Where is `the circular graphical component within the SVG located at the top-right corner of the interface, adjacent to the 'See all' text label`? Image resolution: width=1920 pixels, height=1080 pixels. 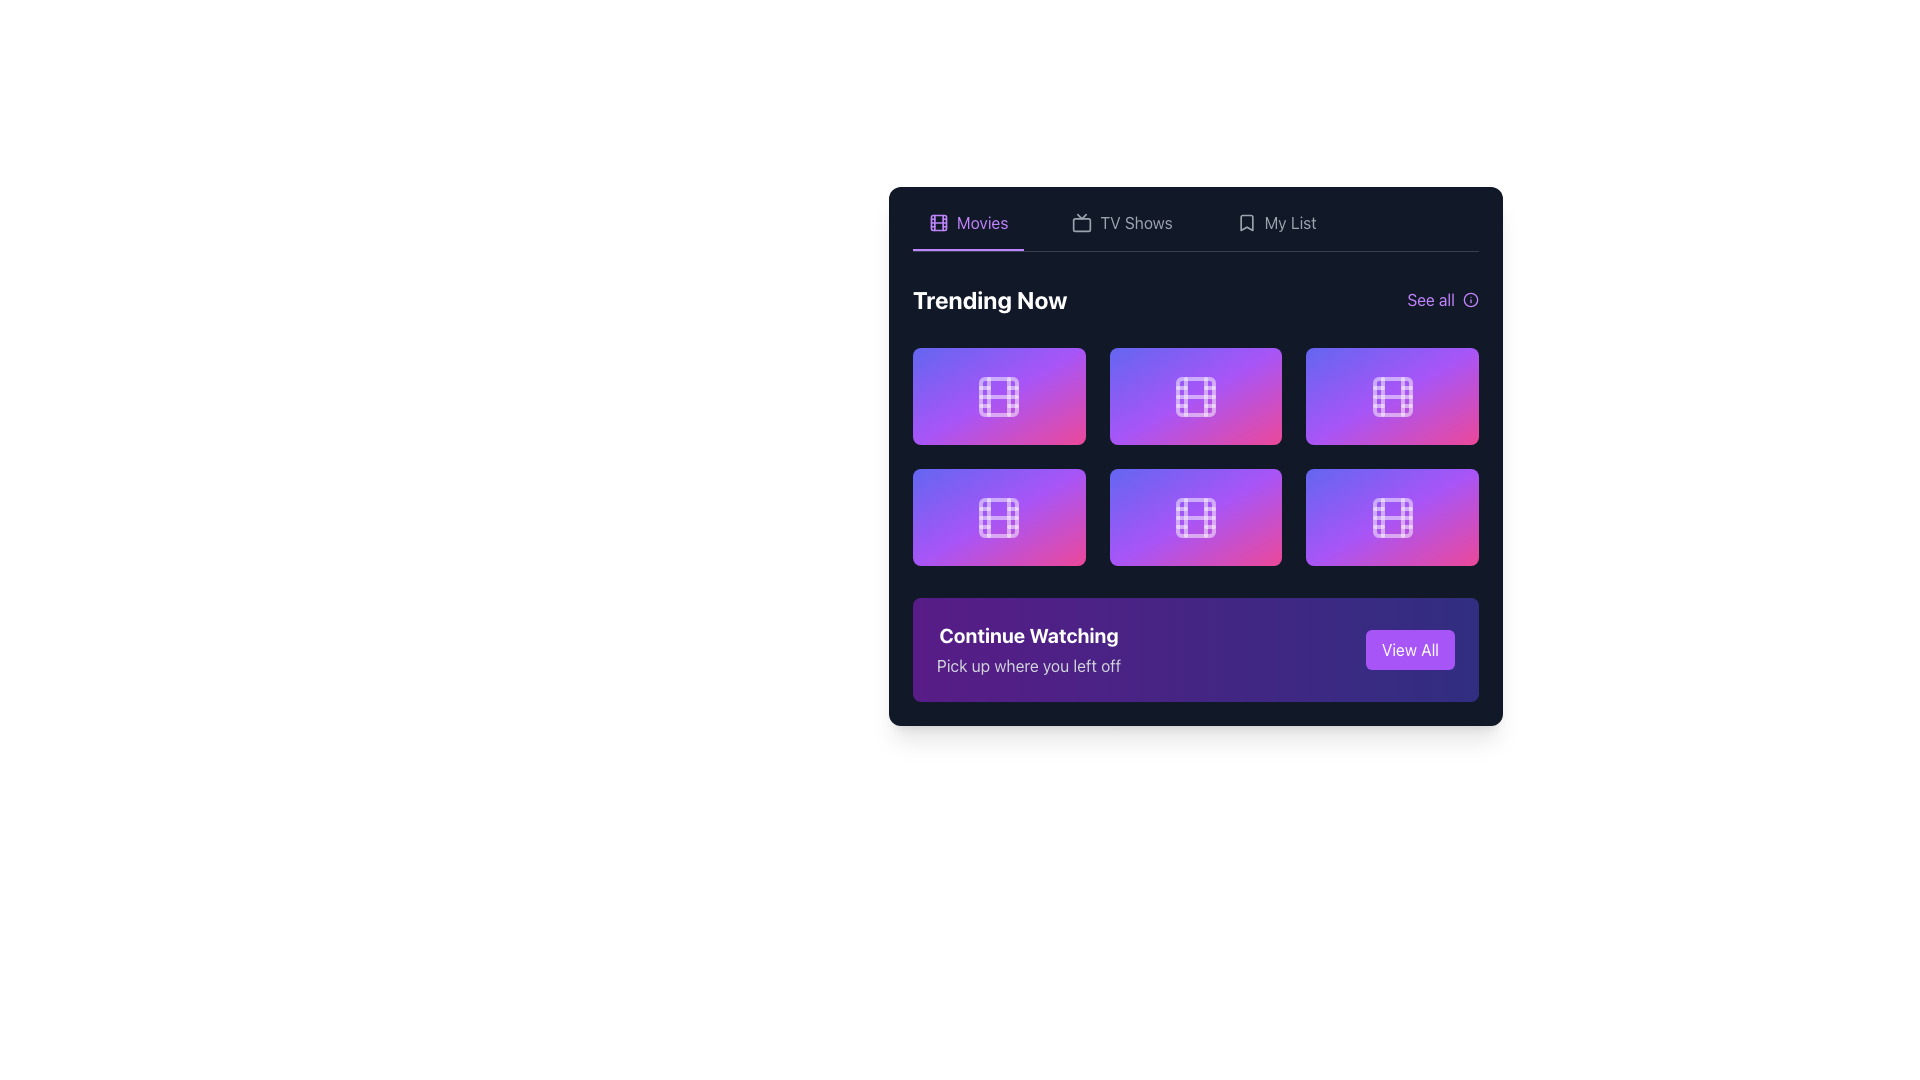 the circular graphical component within the SVG located at the top-right corner of the interface, adjacent to the 'See all' text label is located at coordinates (1470, 300).